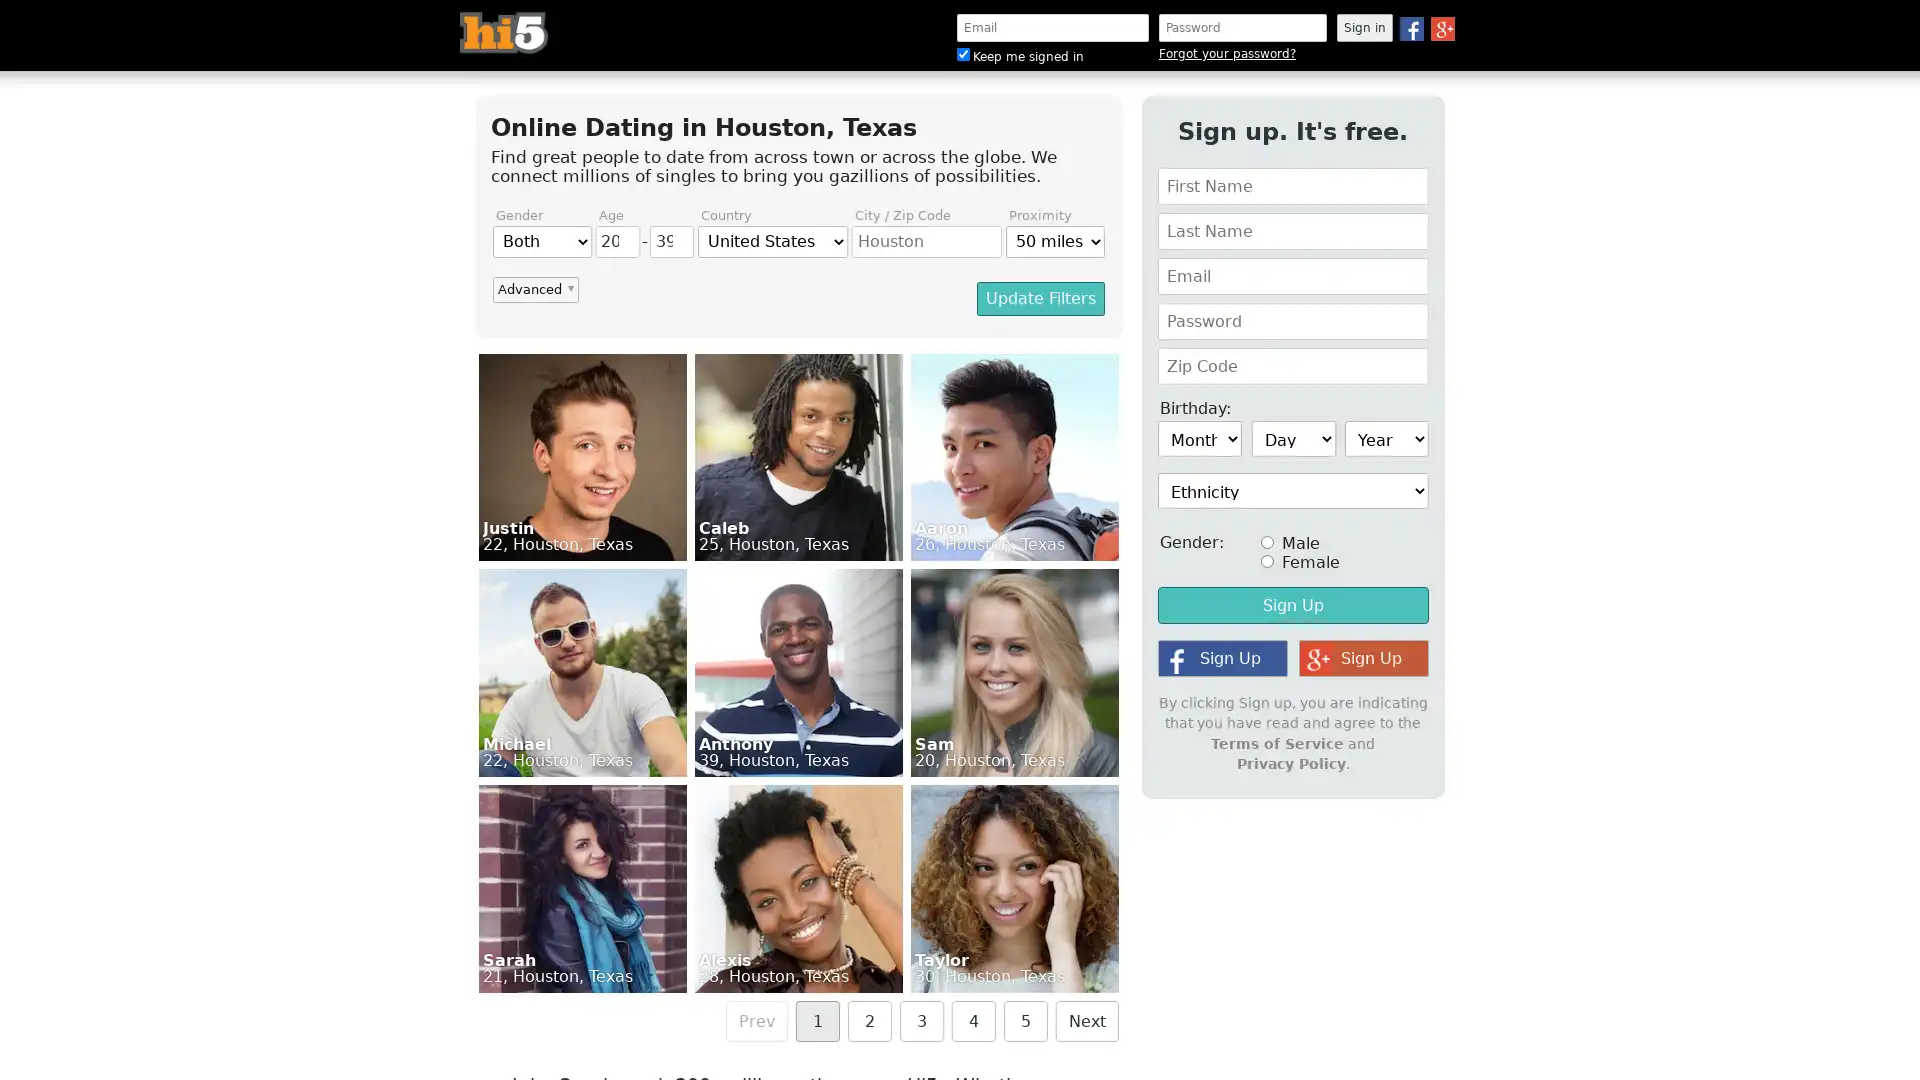 The height and width of the screenshot is (1080, 1920). I want to click on Sign Up, so click(1221, 658).